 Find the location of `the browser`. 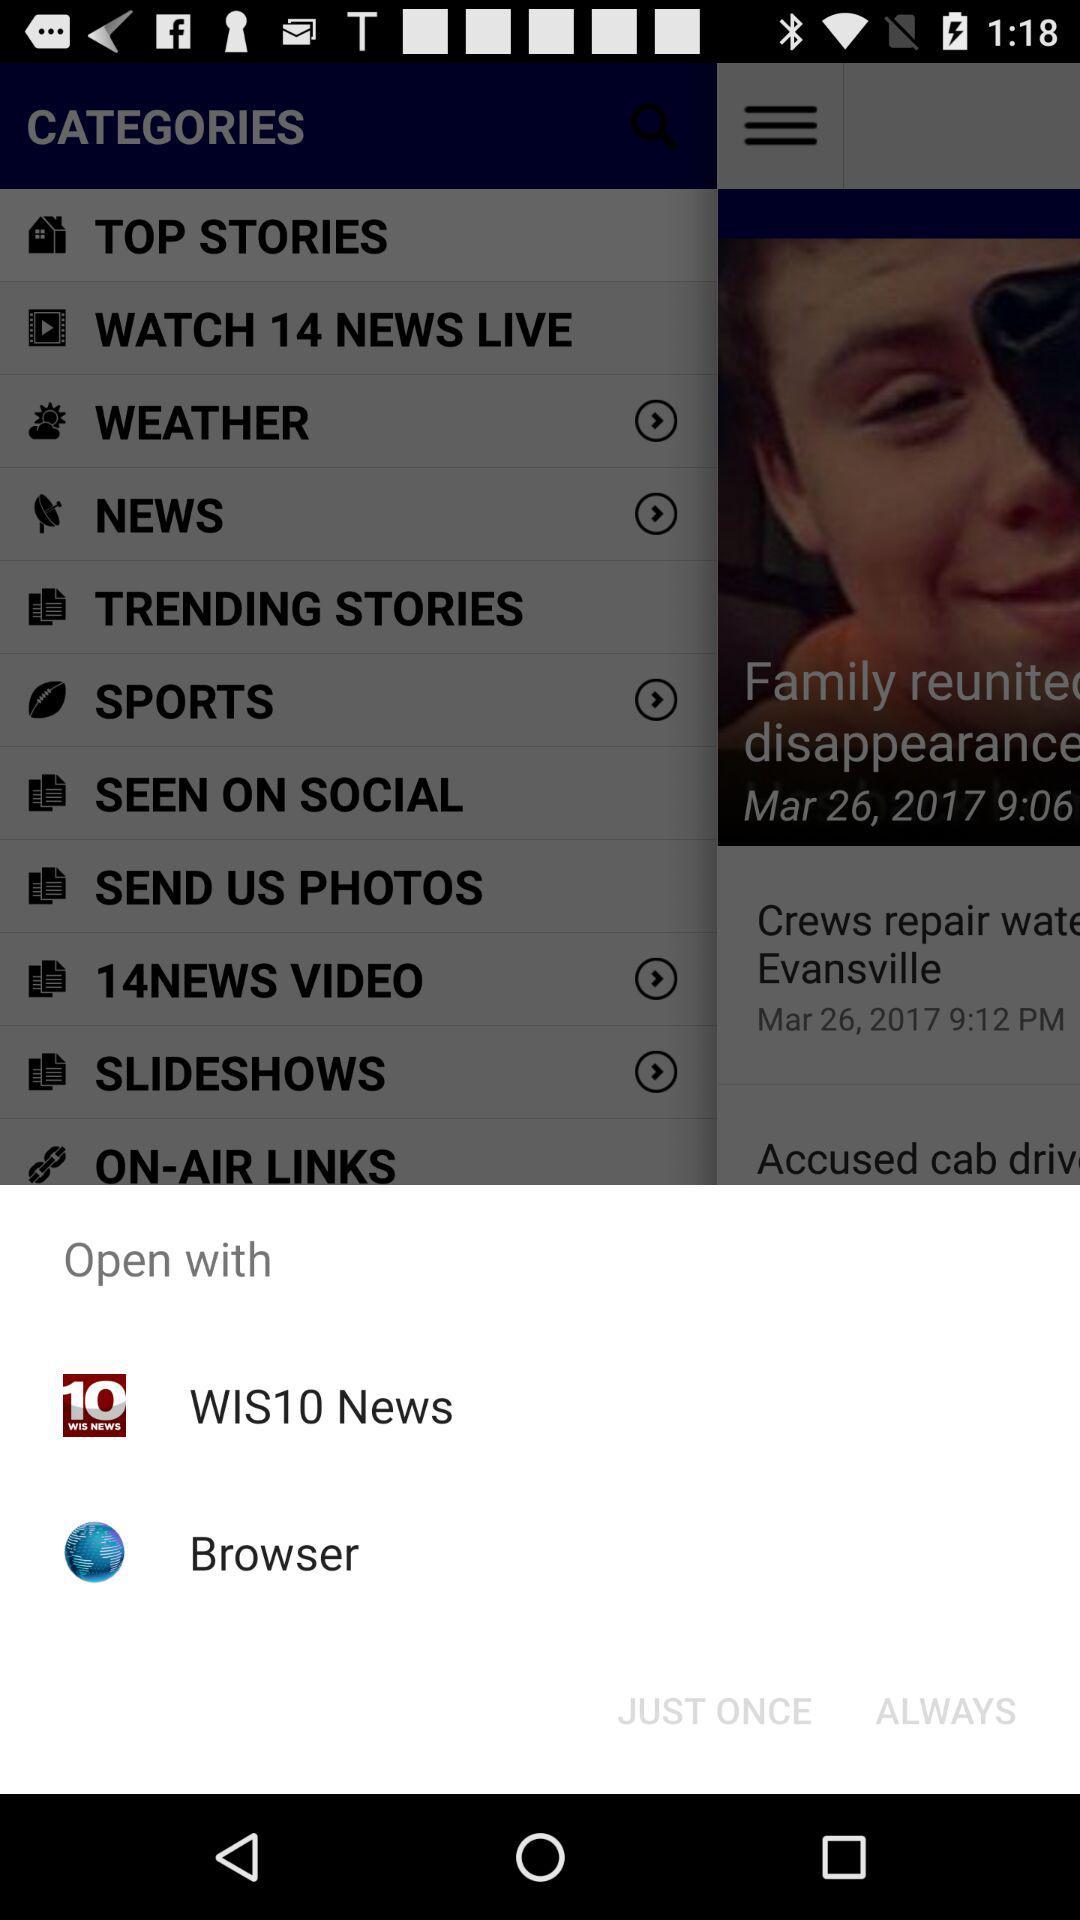

the browser is located at coordinates (274, 1551).